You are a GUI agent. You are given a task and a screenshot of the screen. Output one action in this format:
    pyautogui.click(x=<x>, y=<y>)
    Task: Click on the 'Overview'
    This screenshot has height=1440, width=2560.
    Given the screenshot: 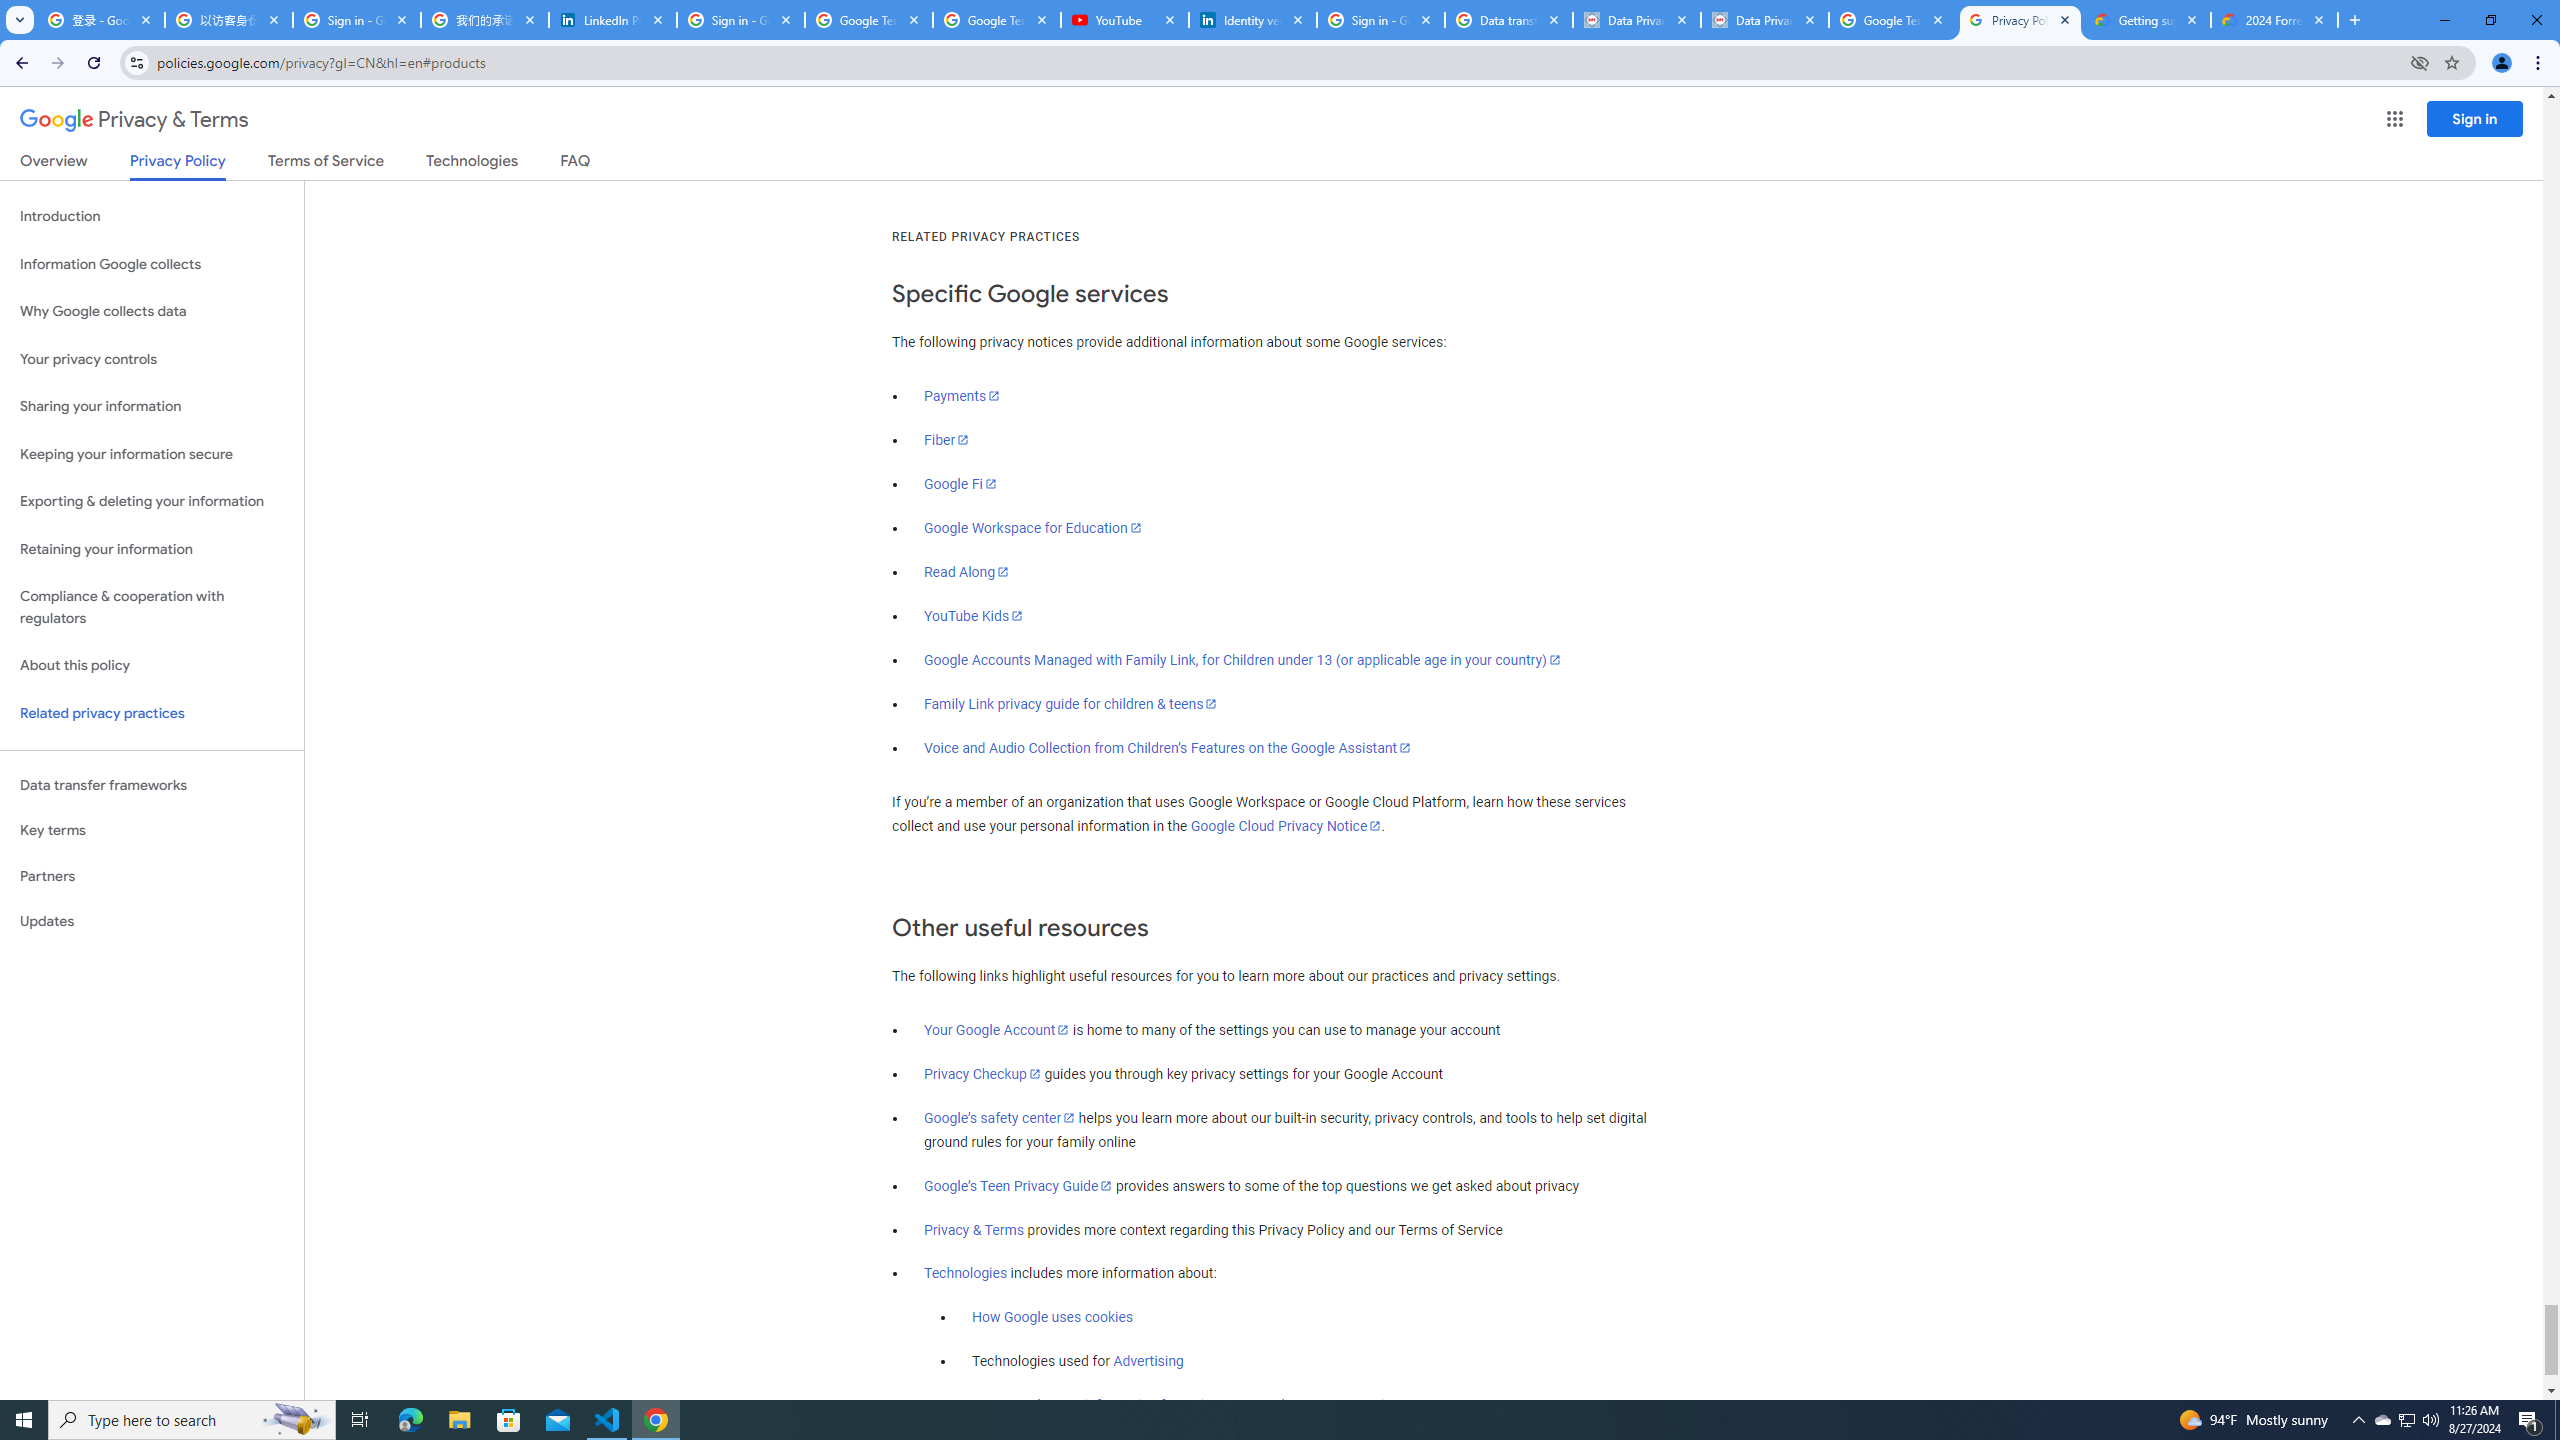 What is the action you would take?
    pyautogui.click(x=52, y=164)
    